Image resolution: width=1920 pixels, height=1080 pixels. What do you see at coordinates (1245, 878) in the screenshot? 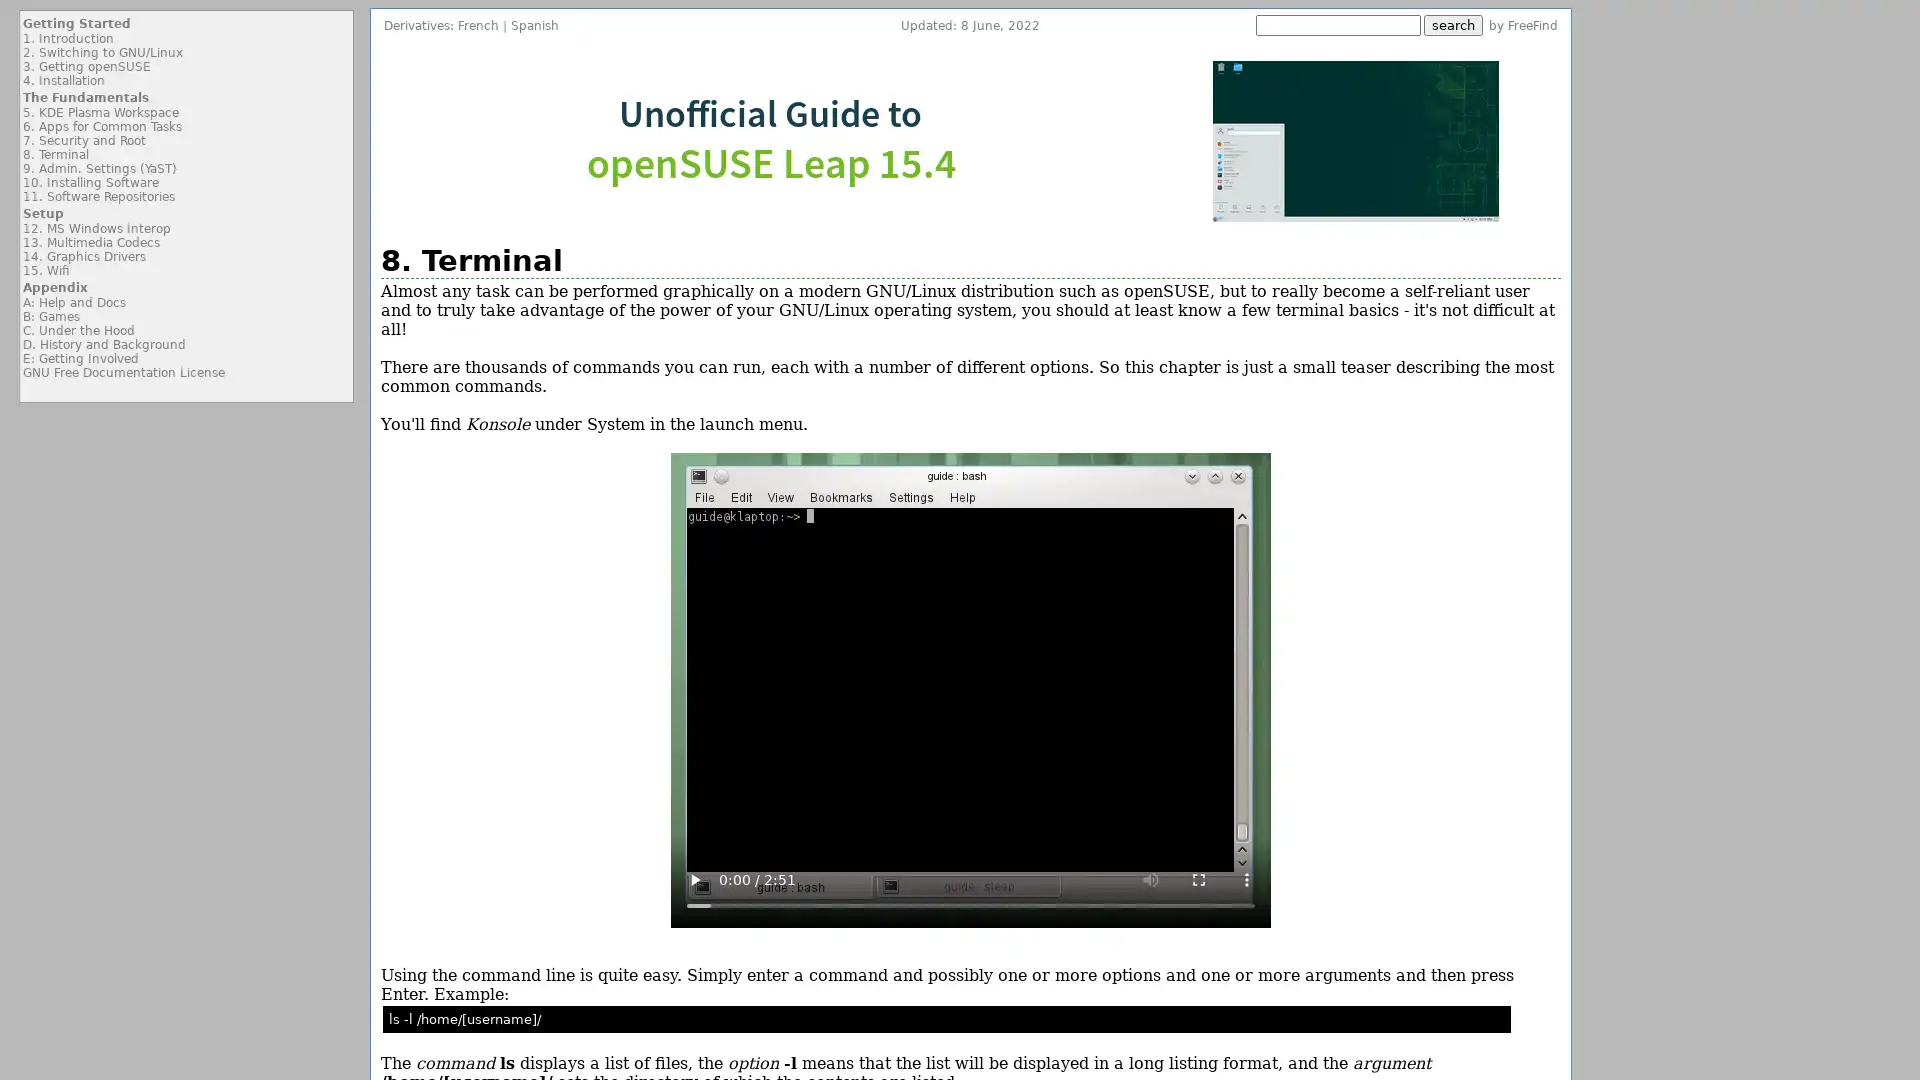
I see `show more media controls` at bounding box center [1245, 878].